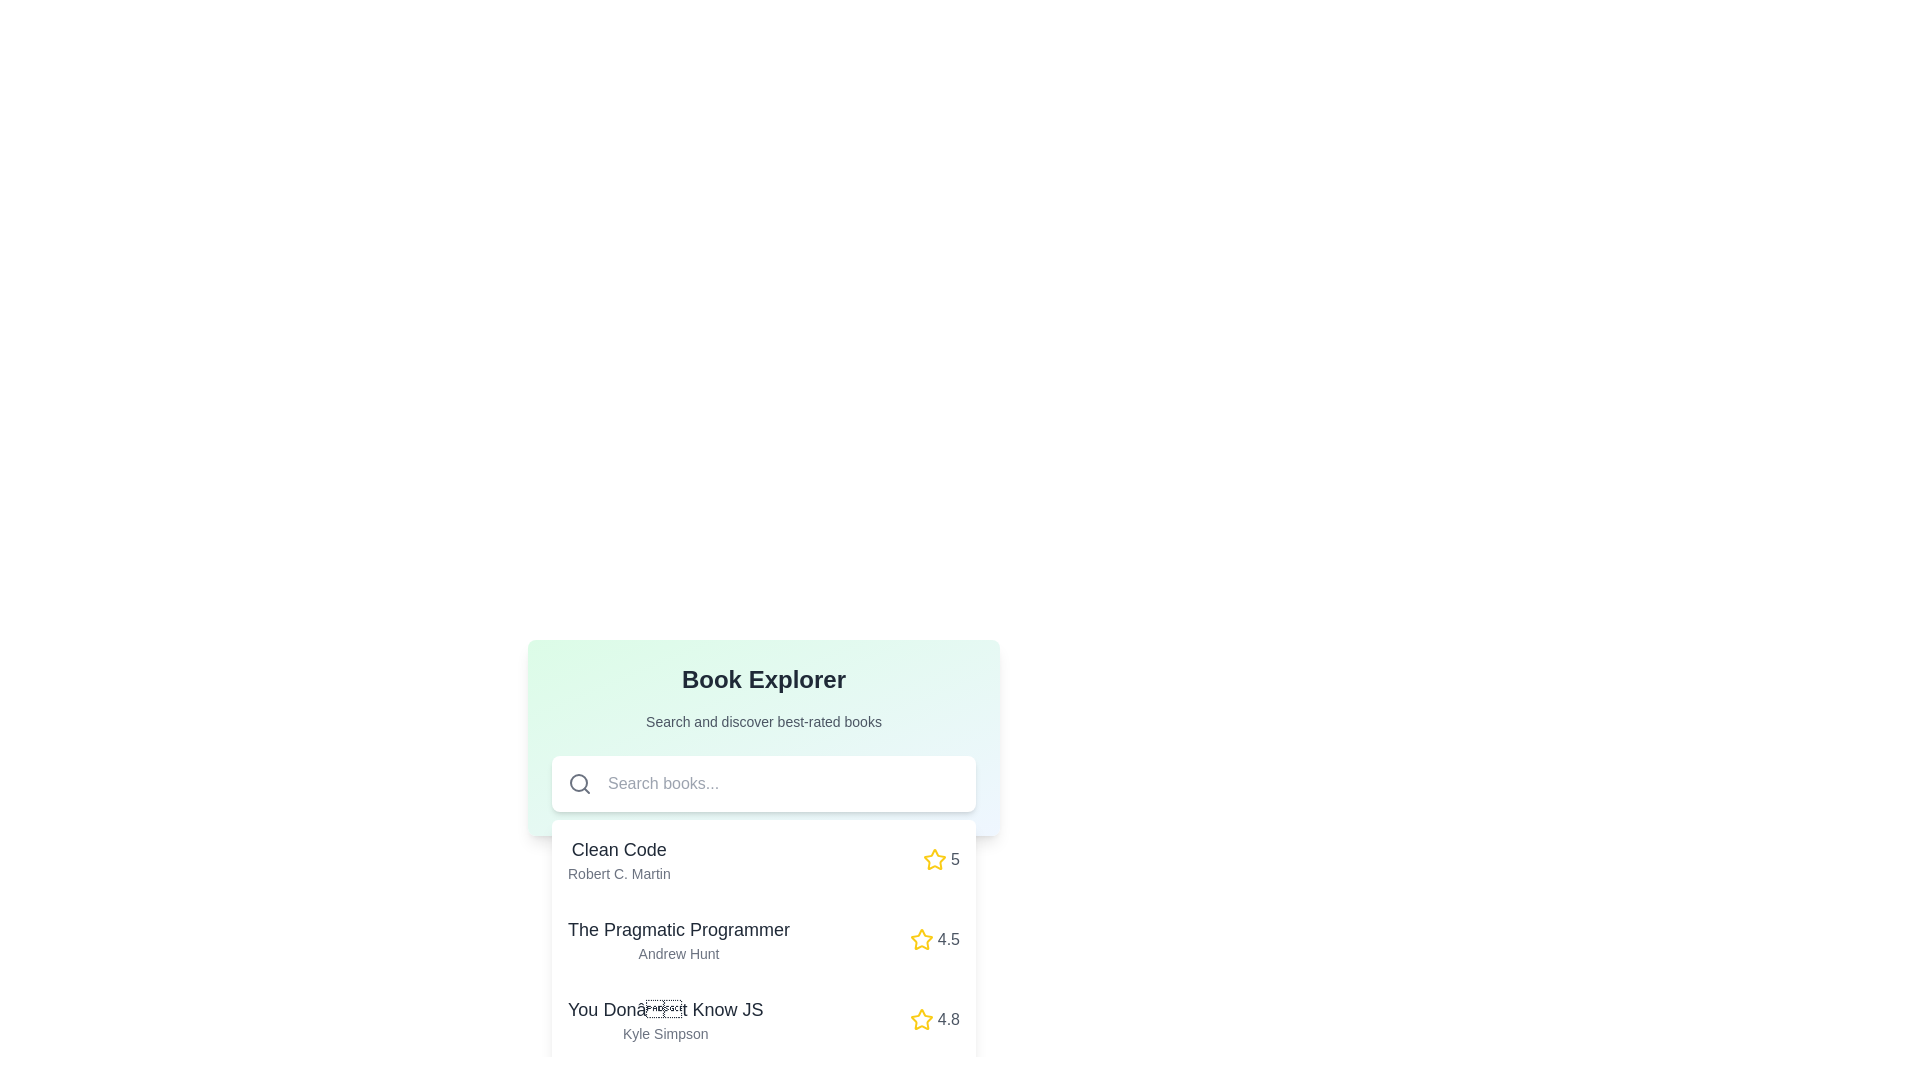 Image resolution: width=1920 pixels, height=1080 pixels. Describe the element at coordinates (679, 940) in the screenshot. I see `the text label displaying 'The Pragmatic Programmer' by 'Andrew Hunt' in the Book Explorer section` at that location.